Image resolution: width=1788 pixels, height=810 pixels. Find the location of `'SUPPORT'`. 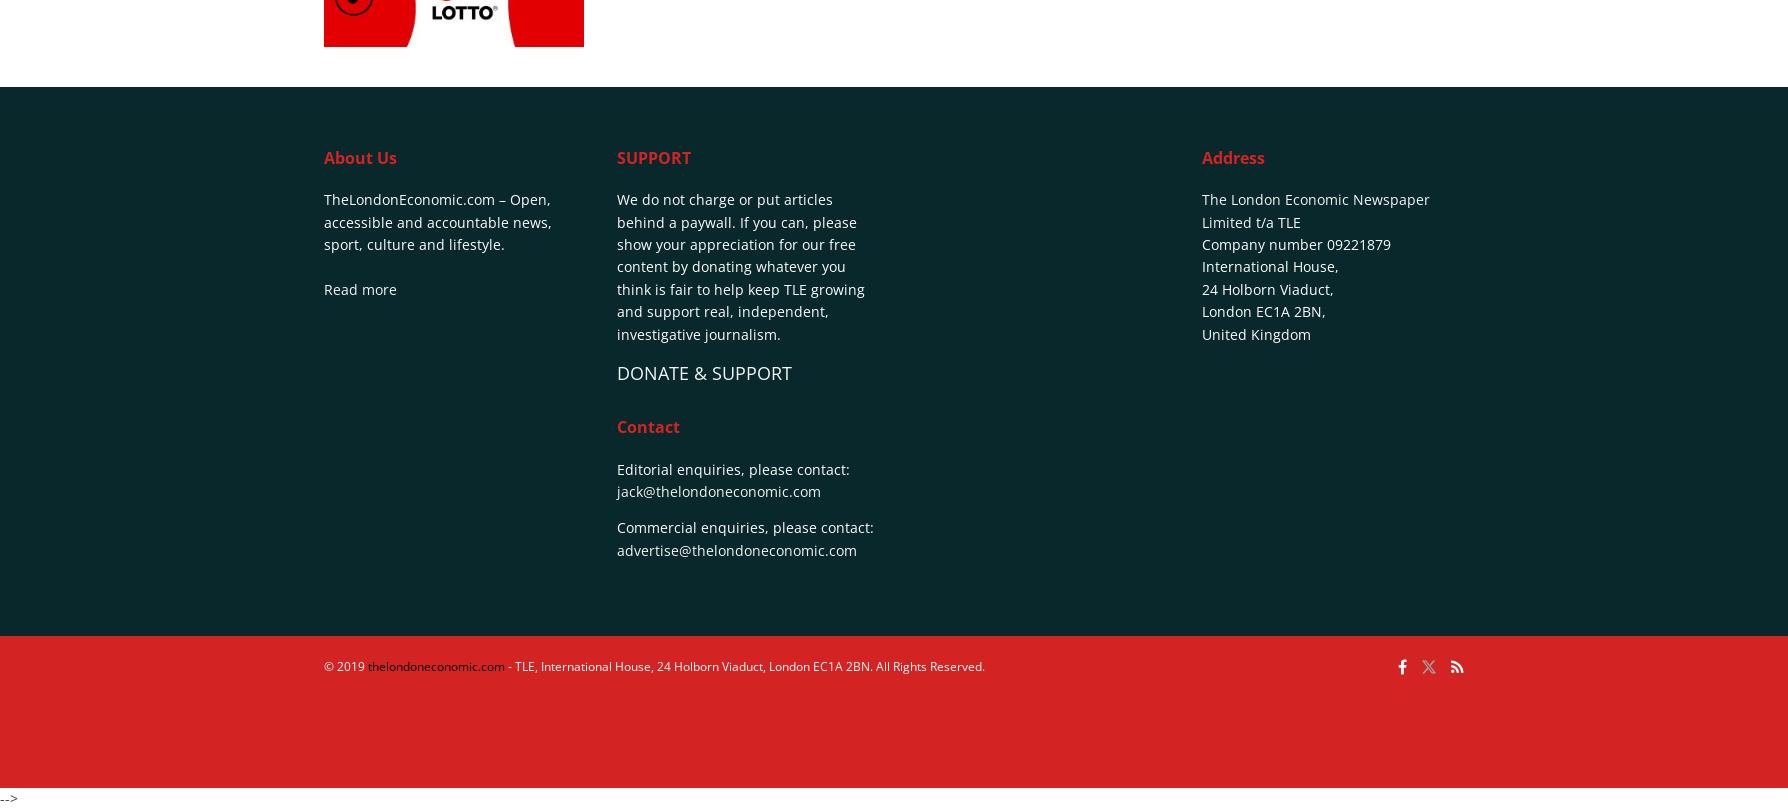

'SUPPORT' is located at coordinates (652, 156).